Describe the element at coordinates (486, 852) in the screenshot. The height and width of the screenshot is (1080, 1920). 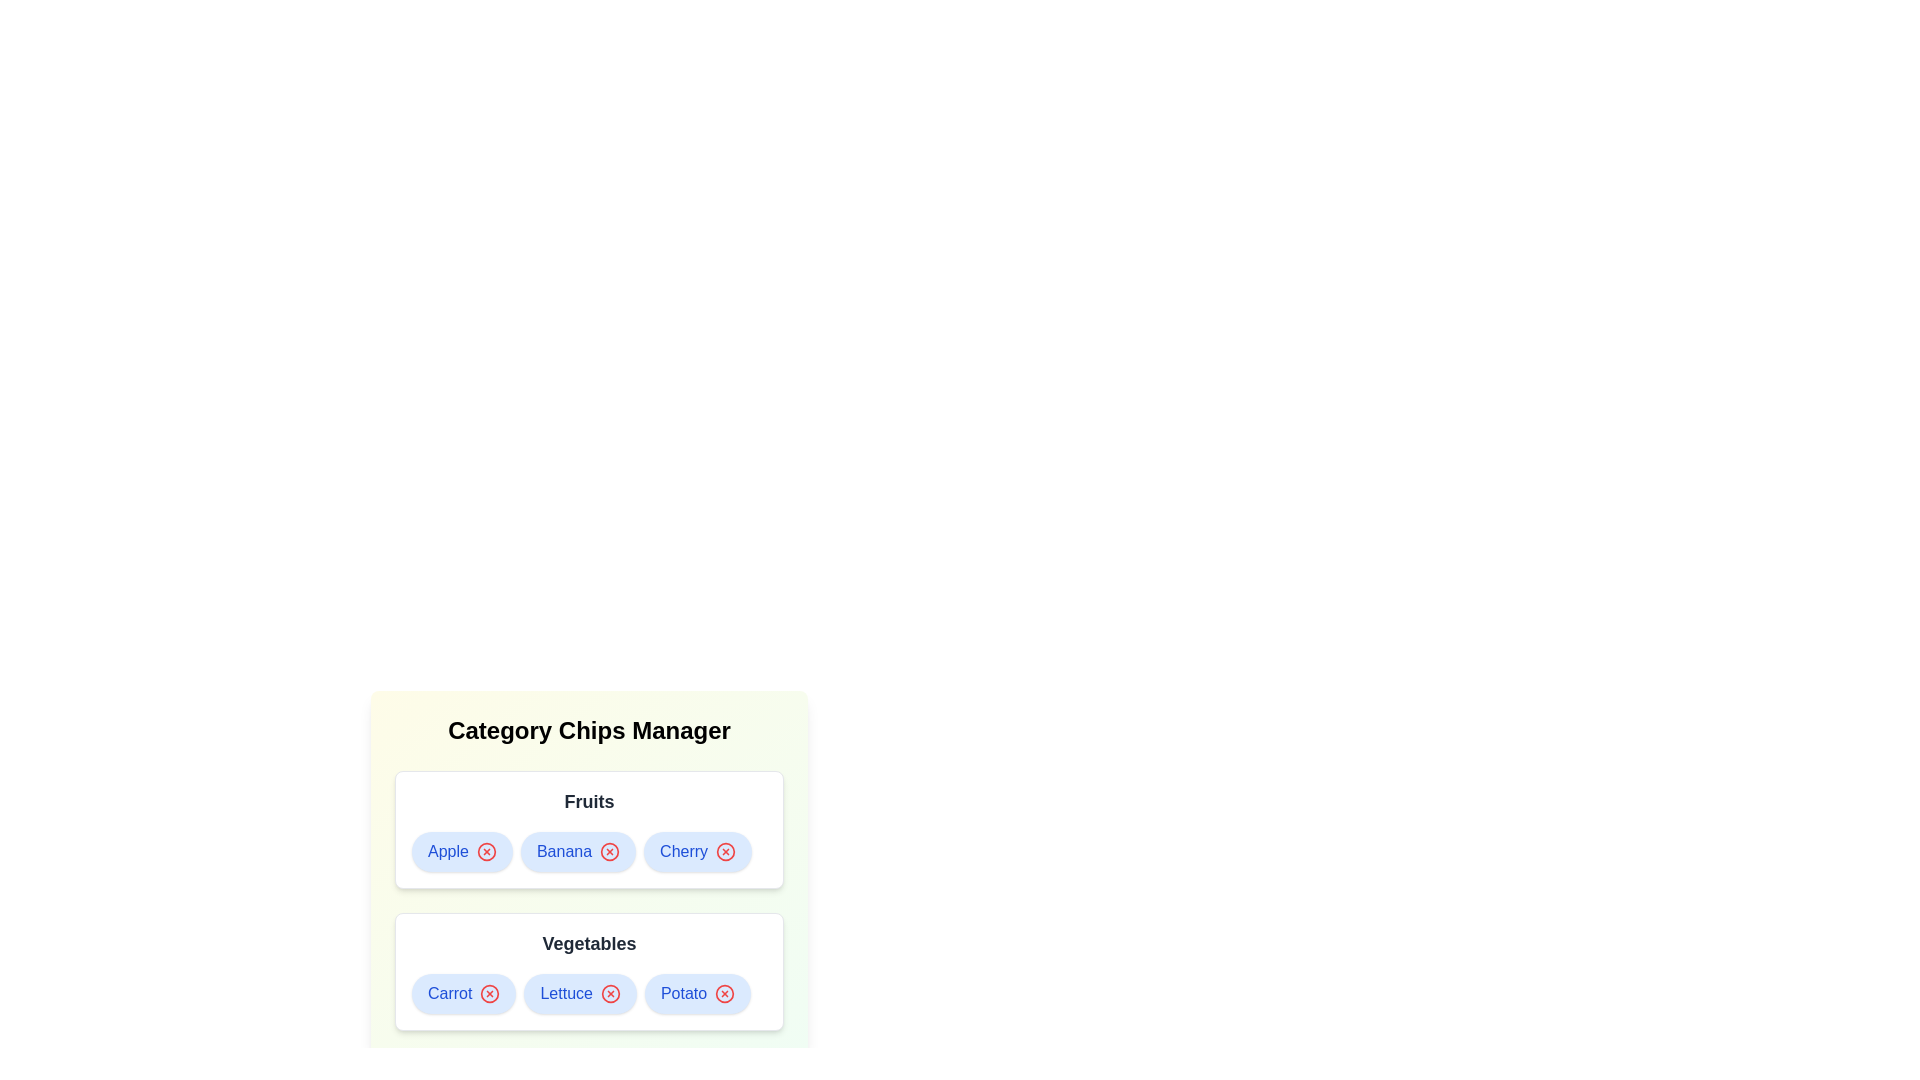
I see `remove button for the chip labeled Apple` at that location.